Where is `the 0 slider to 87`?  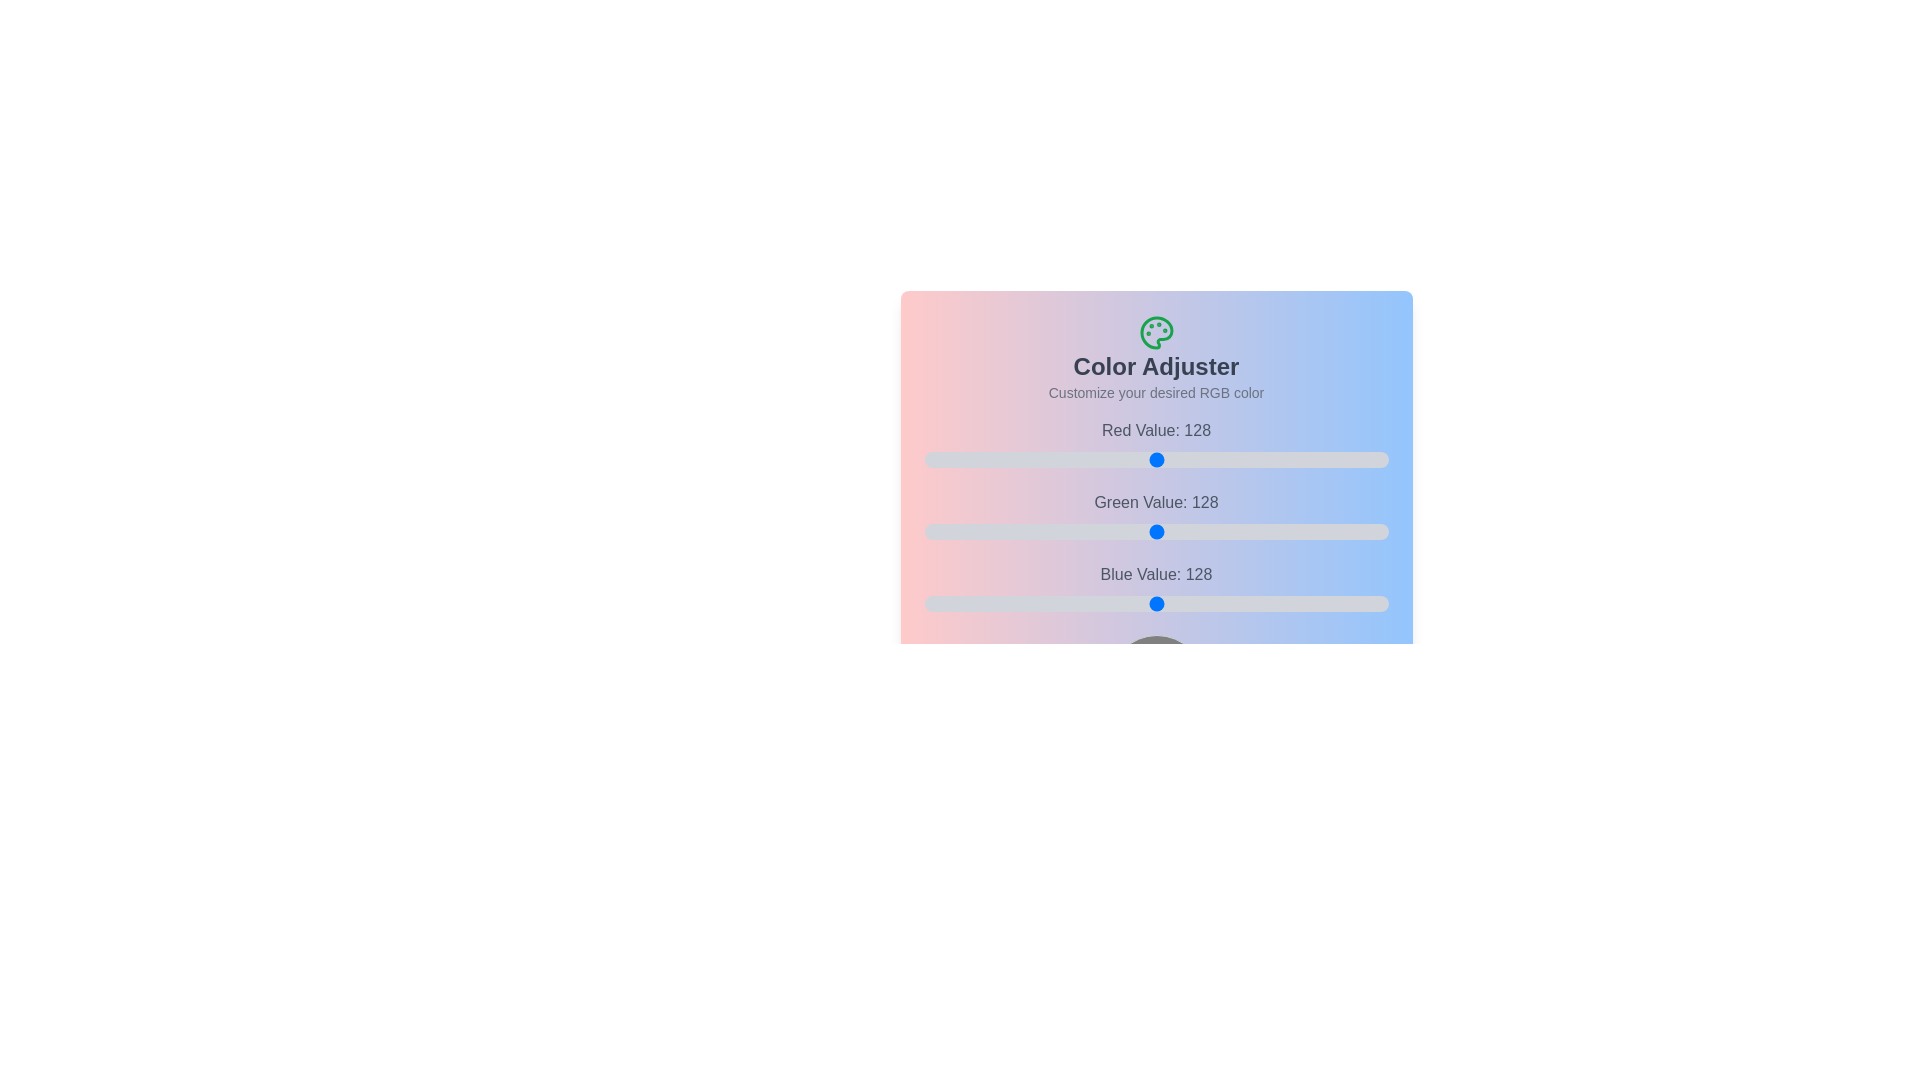
the 0 slider to 87 is located at coordinates (1234, 459).